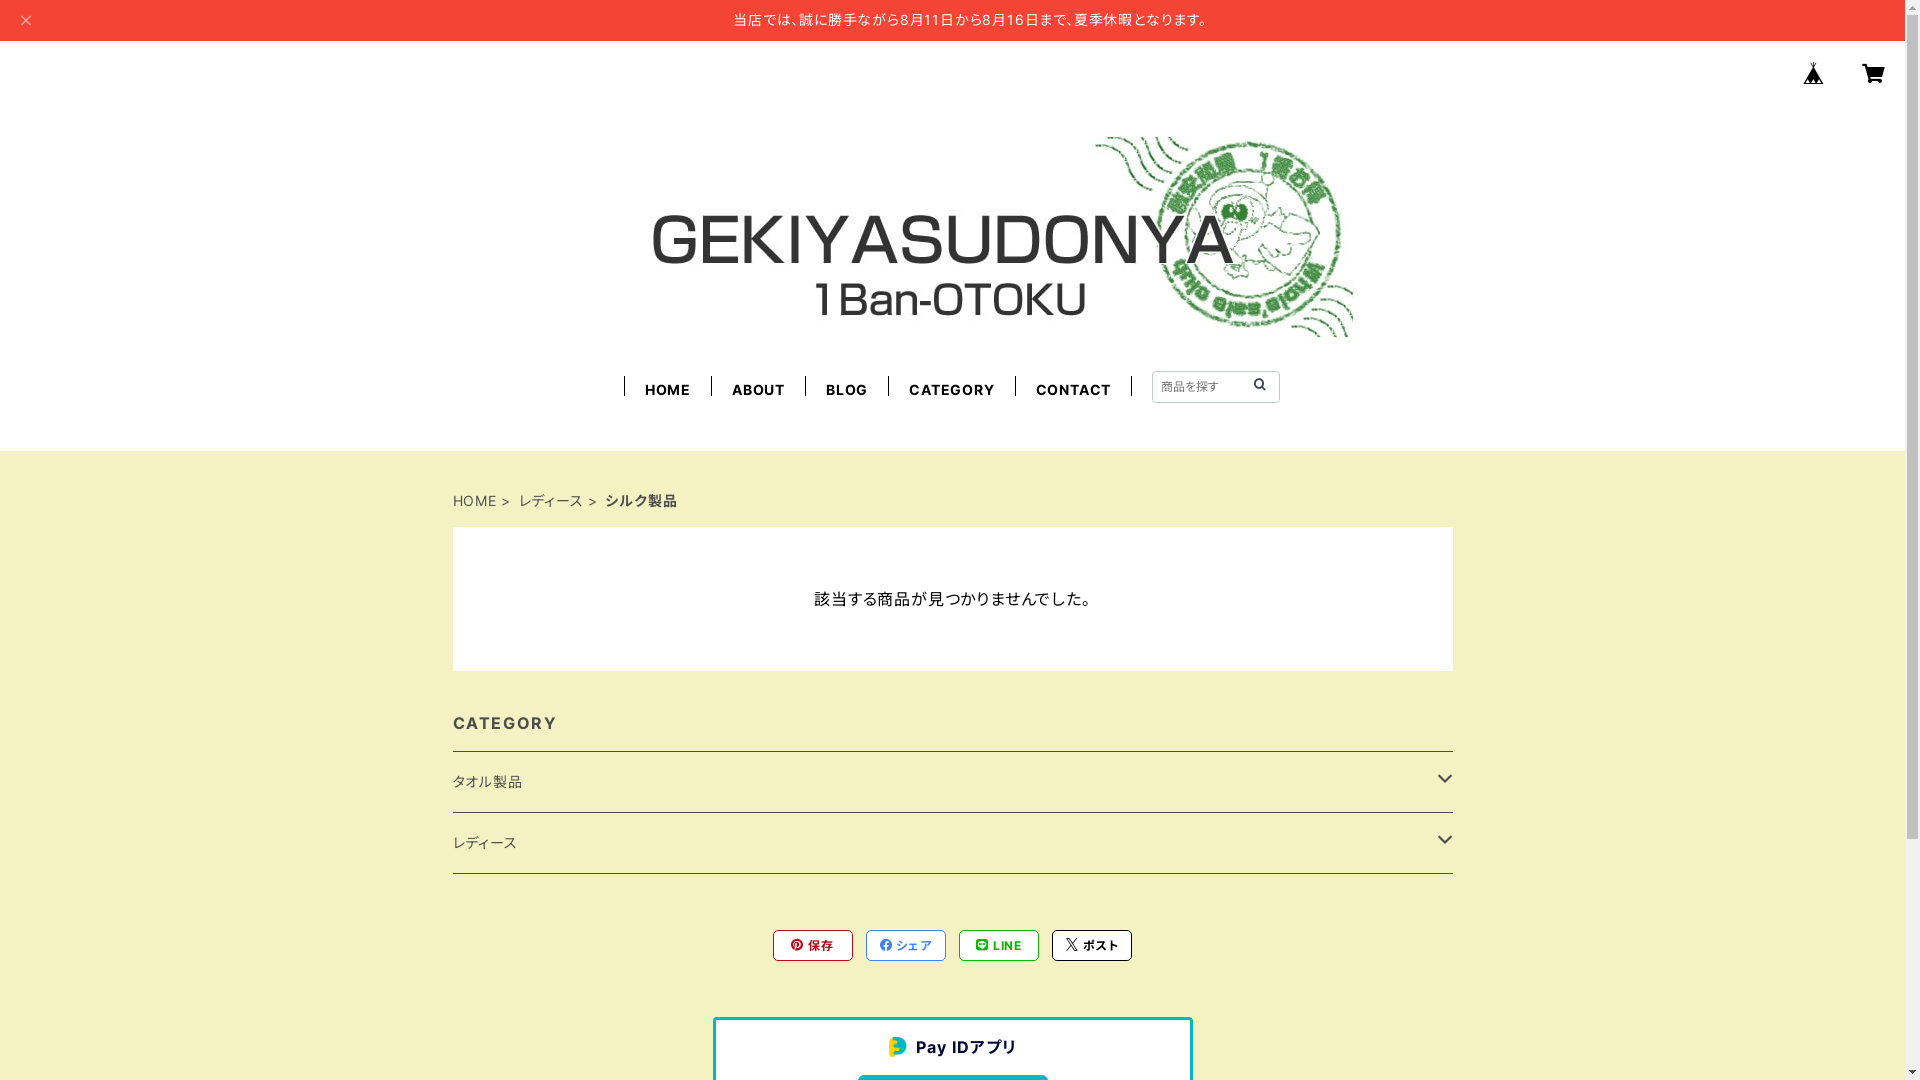  What do you see at coordinates (998, 945) in the screenshot?
I see `'LINE'` at bounding box center [998, 945].